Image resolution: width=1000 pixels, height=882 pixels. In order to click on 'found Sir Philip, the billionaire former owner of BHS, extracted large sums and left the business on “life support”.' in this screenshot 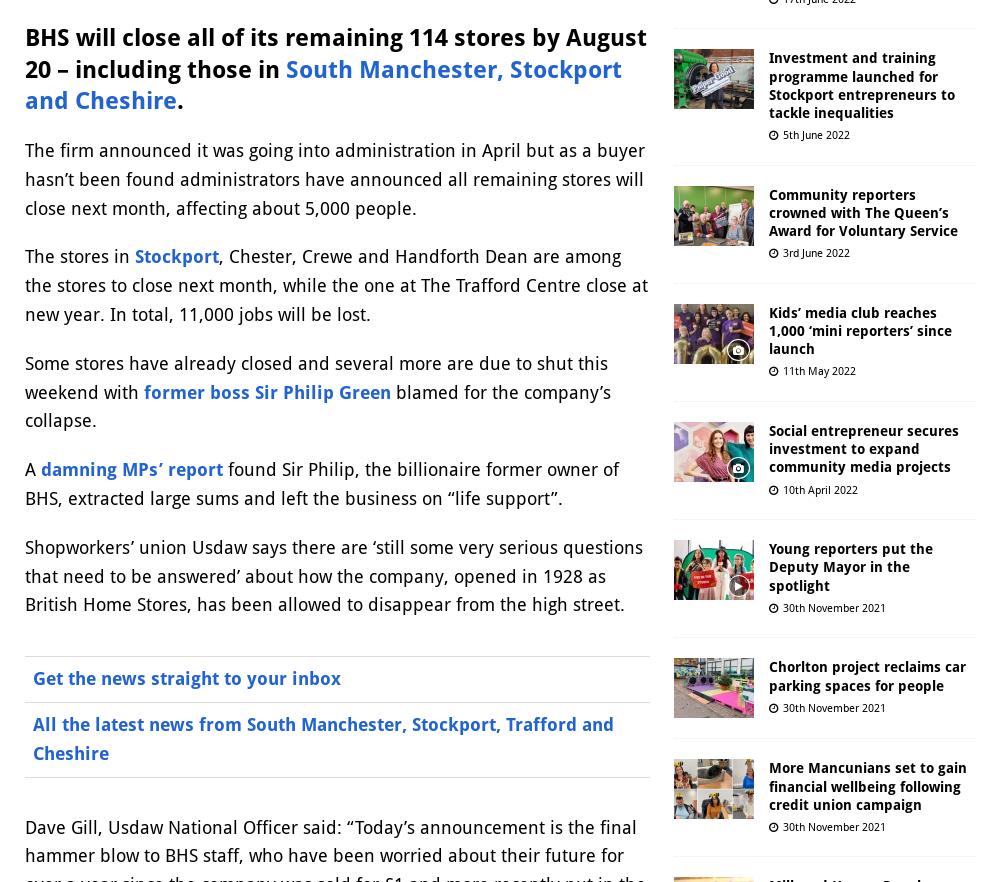, I will do `click(321, 482)`.